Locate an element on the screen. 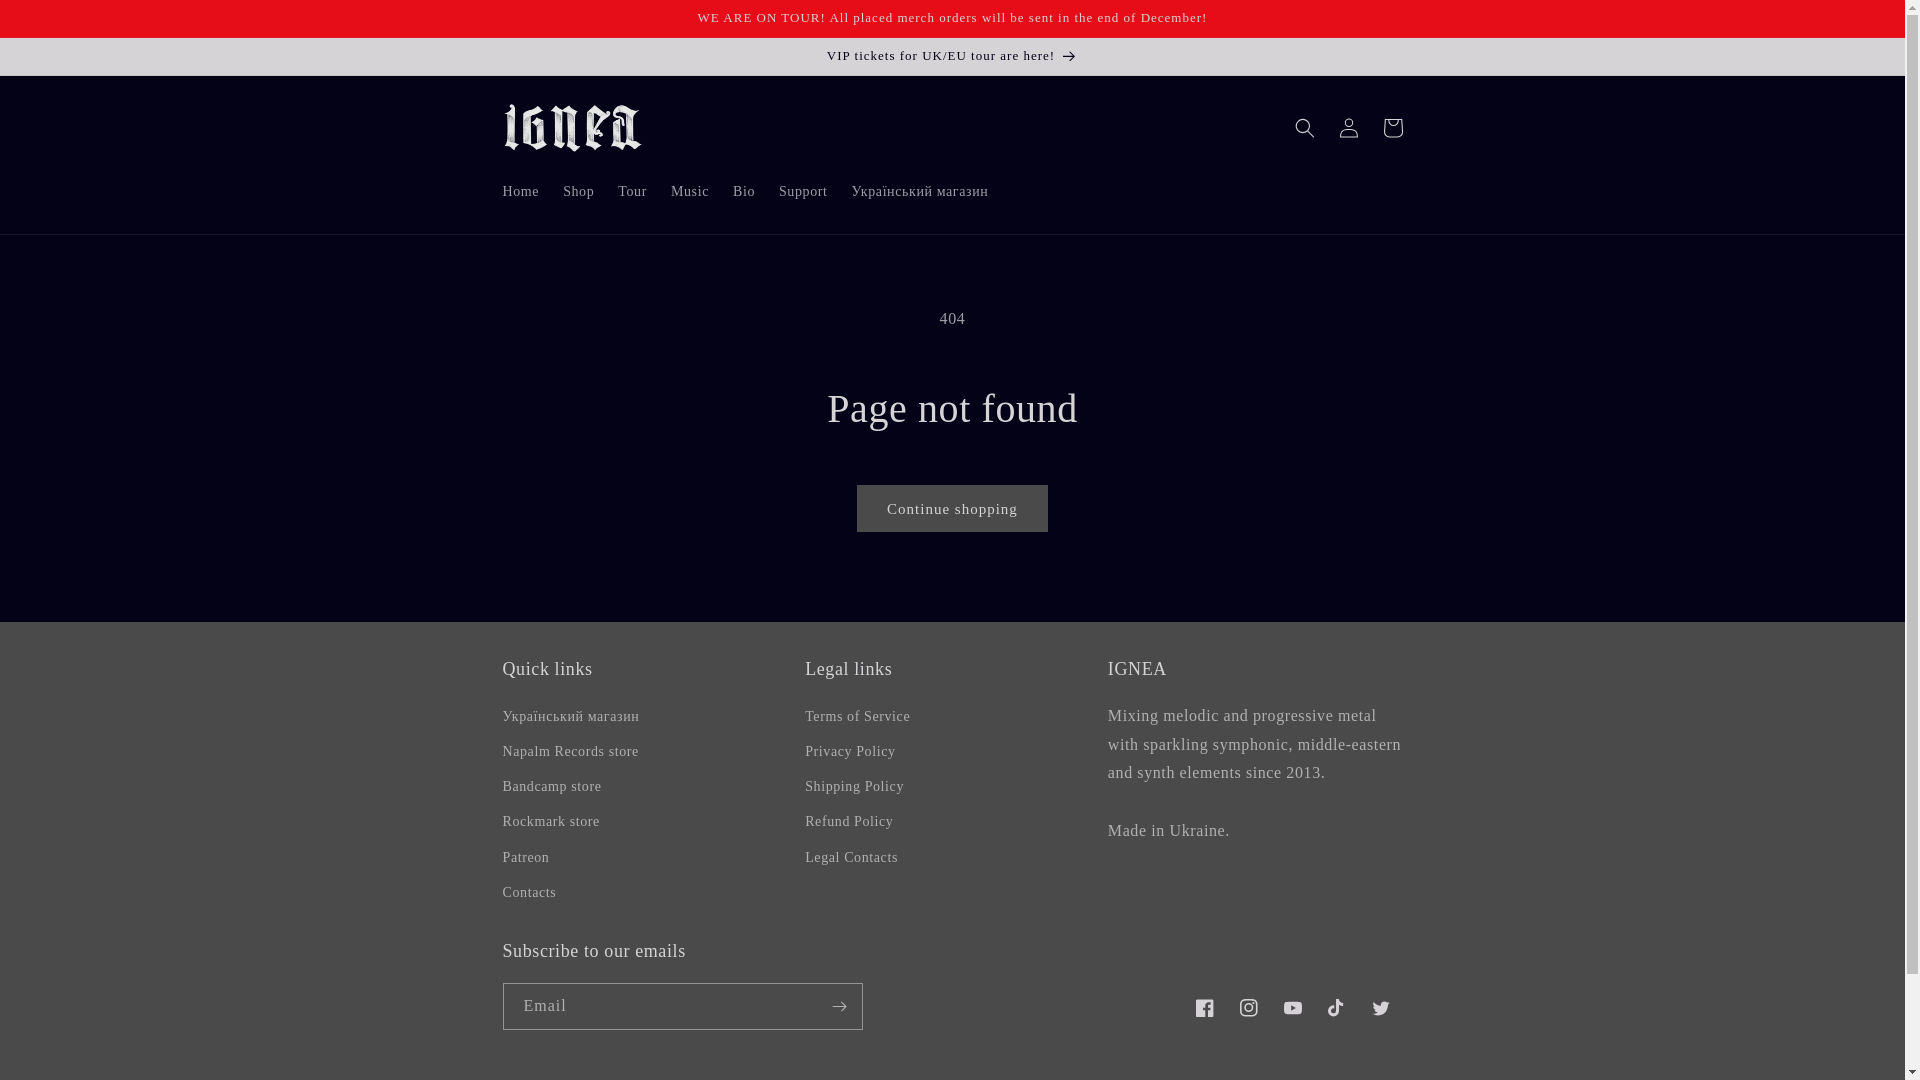  'Music' is located at coordinates (690, 192).